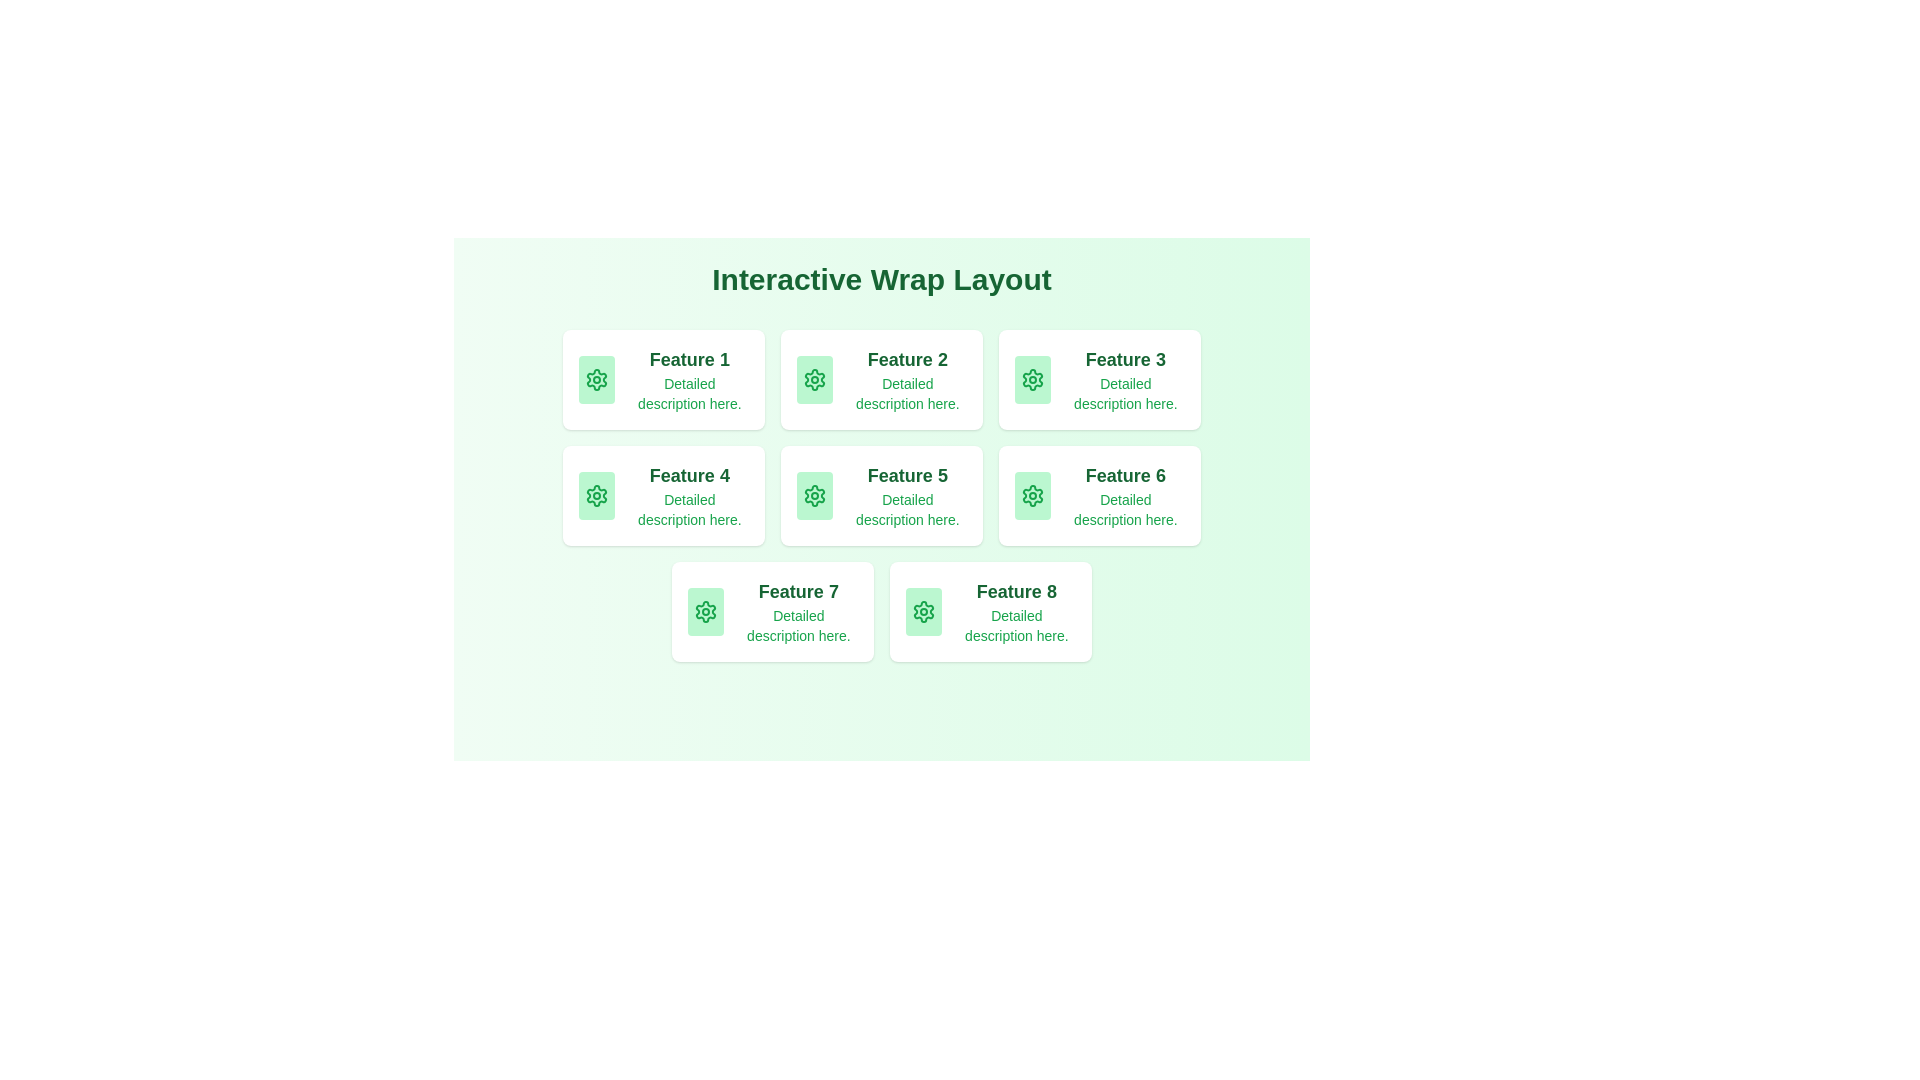 The height and width of the screenshot is (1080, 1920). I want to click on the green gear icon in the fourth feature card, so click(595, 495).